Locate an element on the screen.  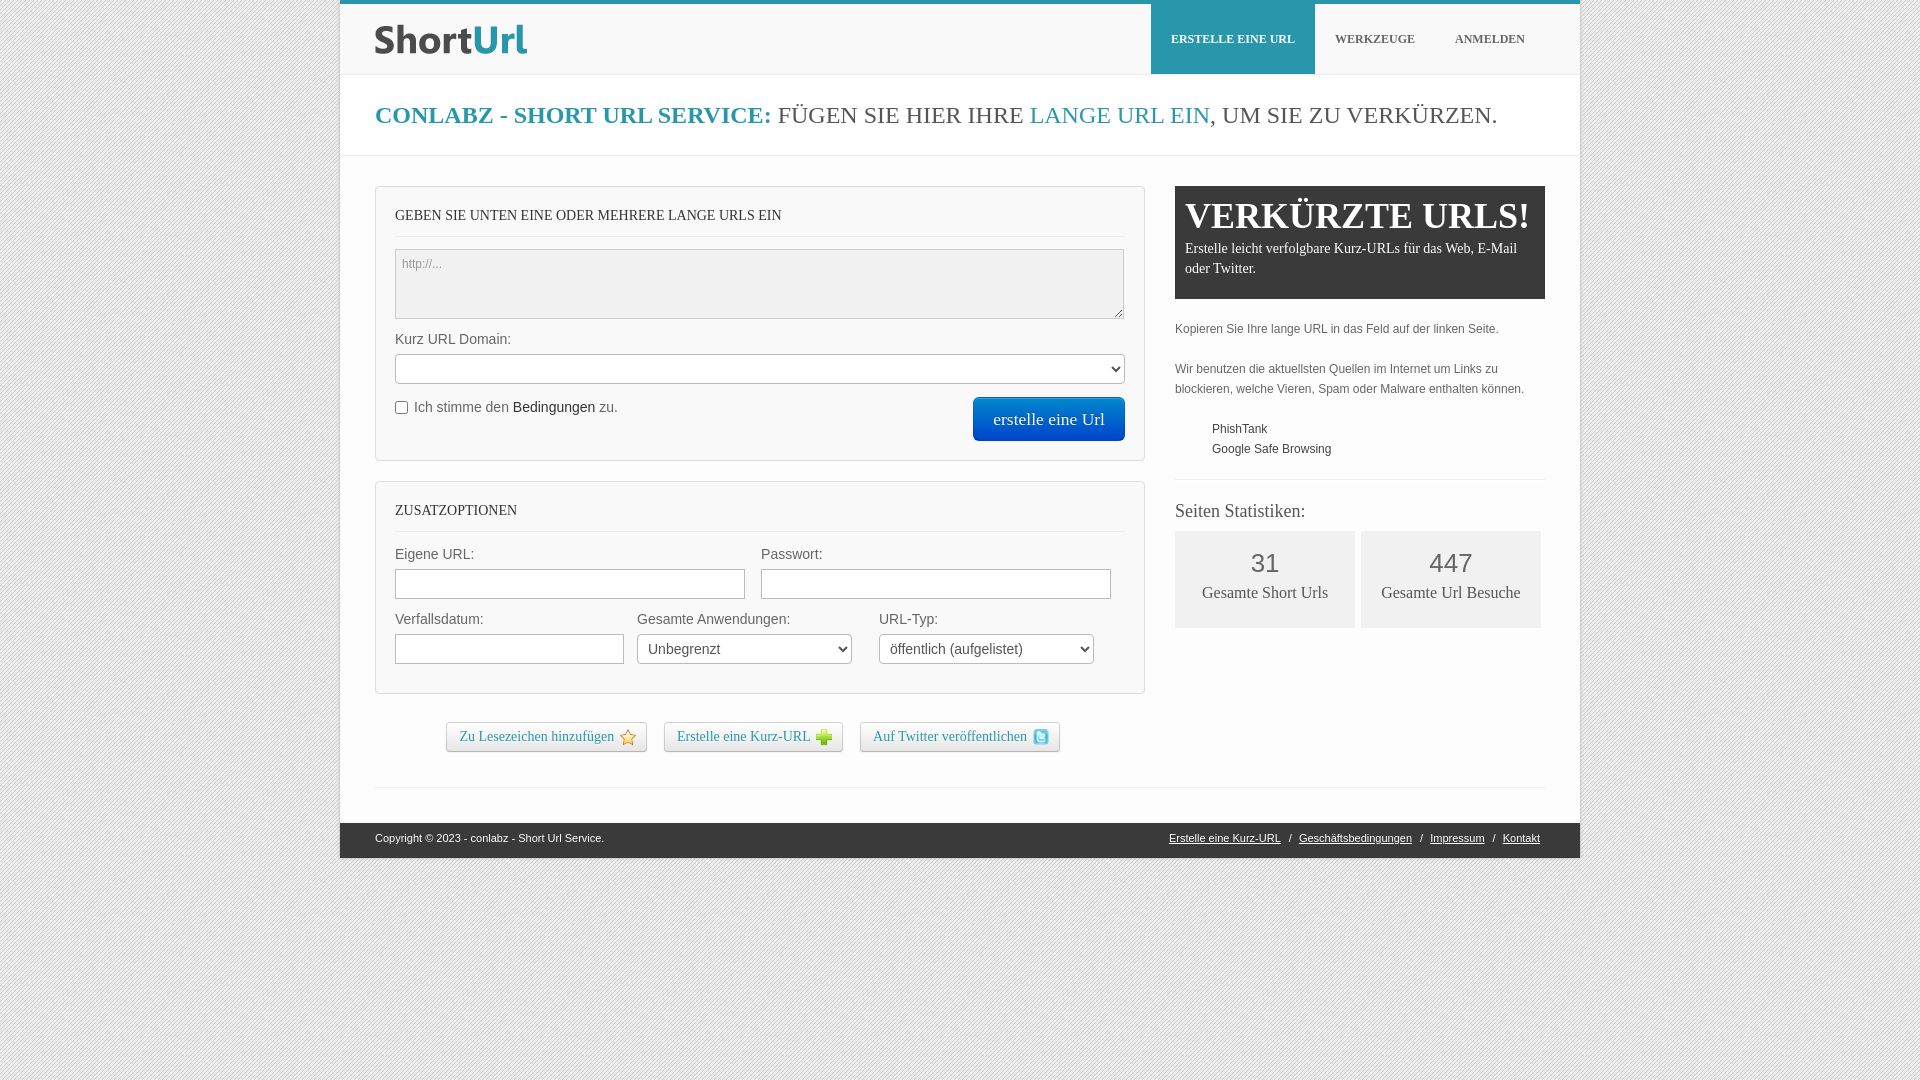
'Impressum' is located at coordinates (1457, 836).